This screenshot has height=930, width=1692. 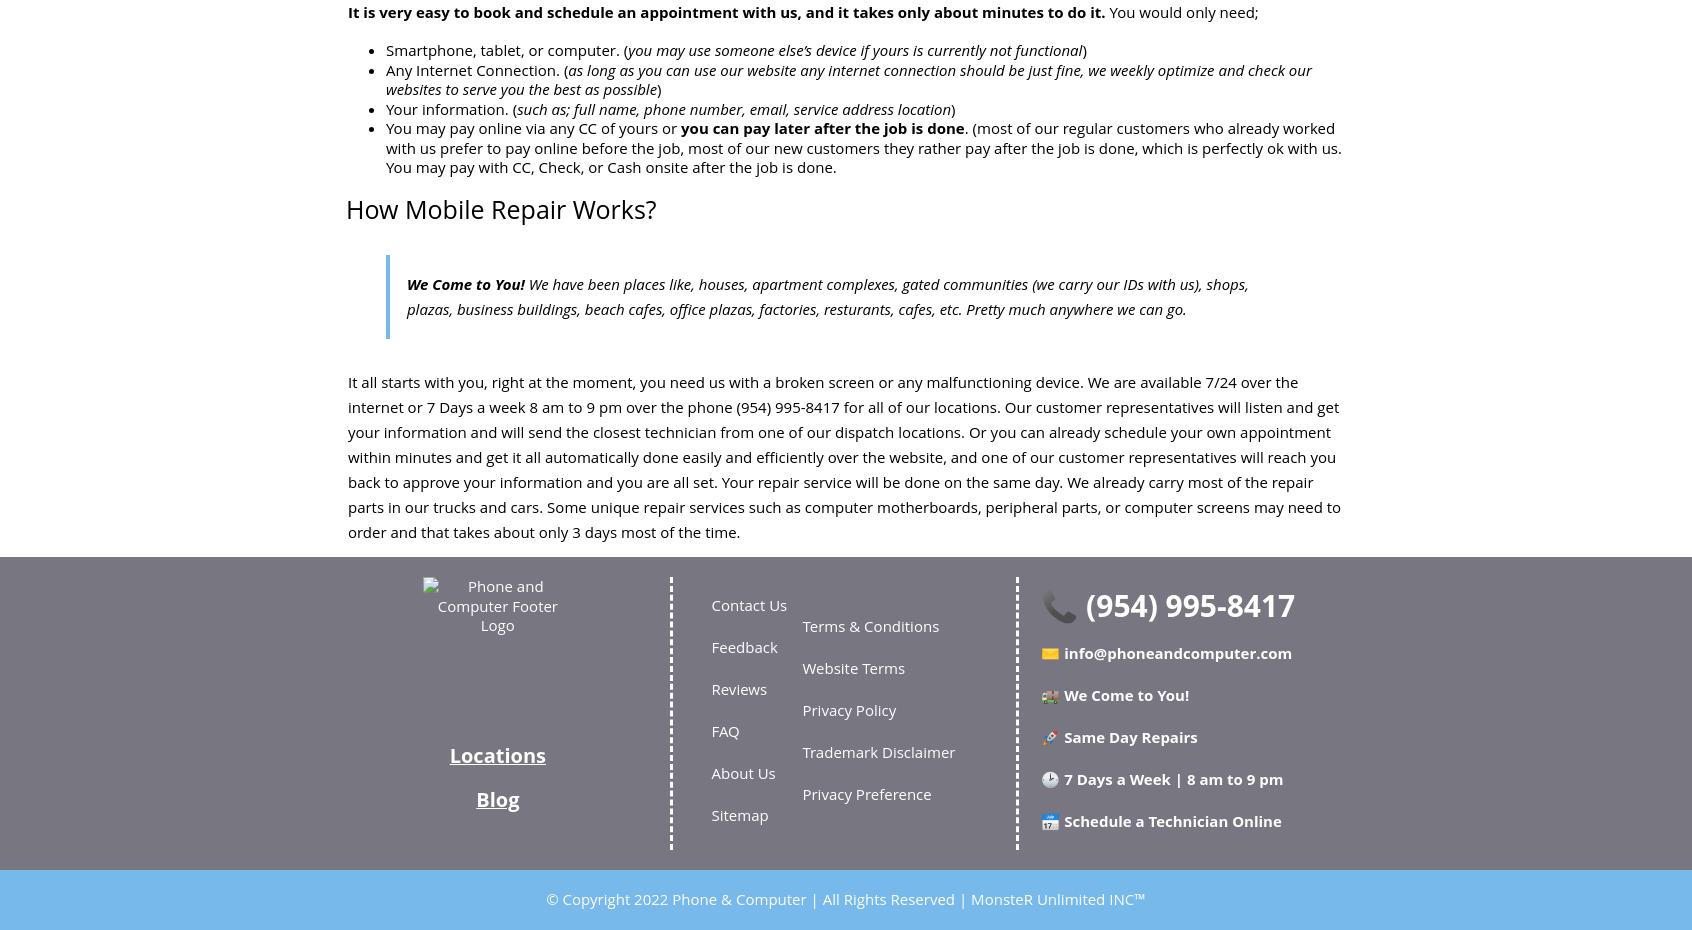 What do you see at coordinates (1170, 777) in the screenshot?
I see `'7 Days a Week | 8 am to 9 pm'` at bounding box center [1170, 777].